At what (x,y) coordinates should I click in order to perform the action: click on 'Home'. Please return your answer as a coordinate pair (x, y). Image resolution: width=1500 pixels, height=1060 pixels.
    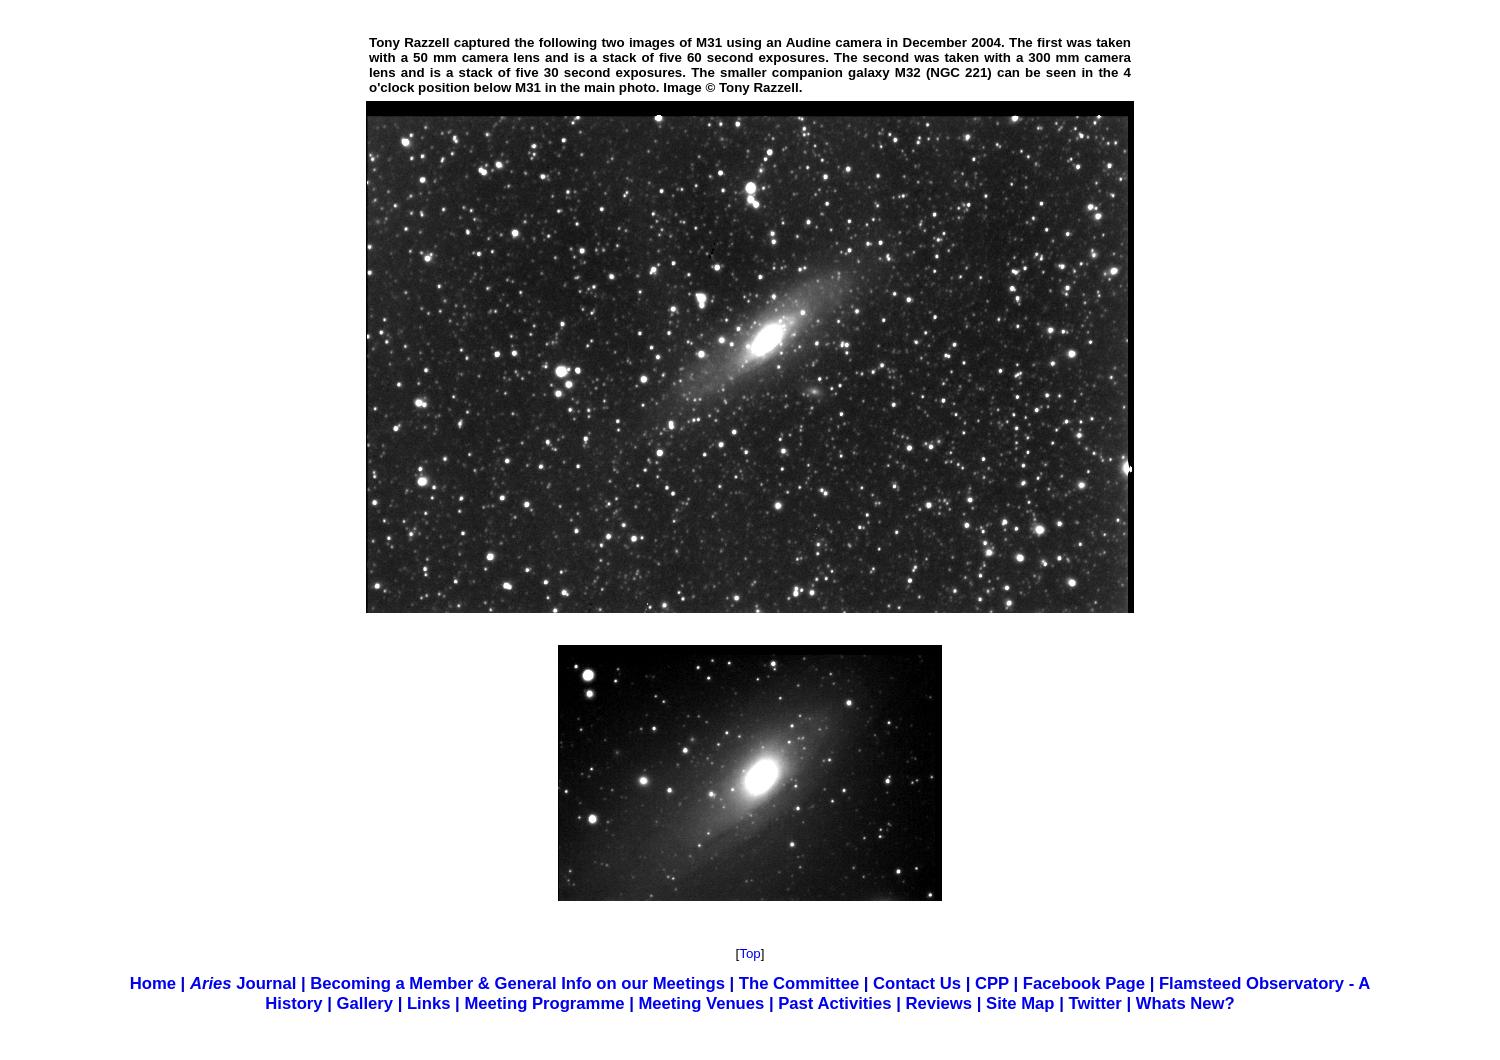
    Looking at the image, I should click on (151, 982).